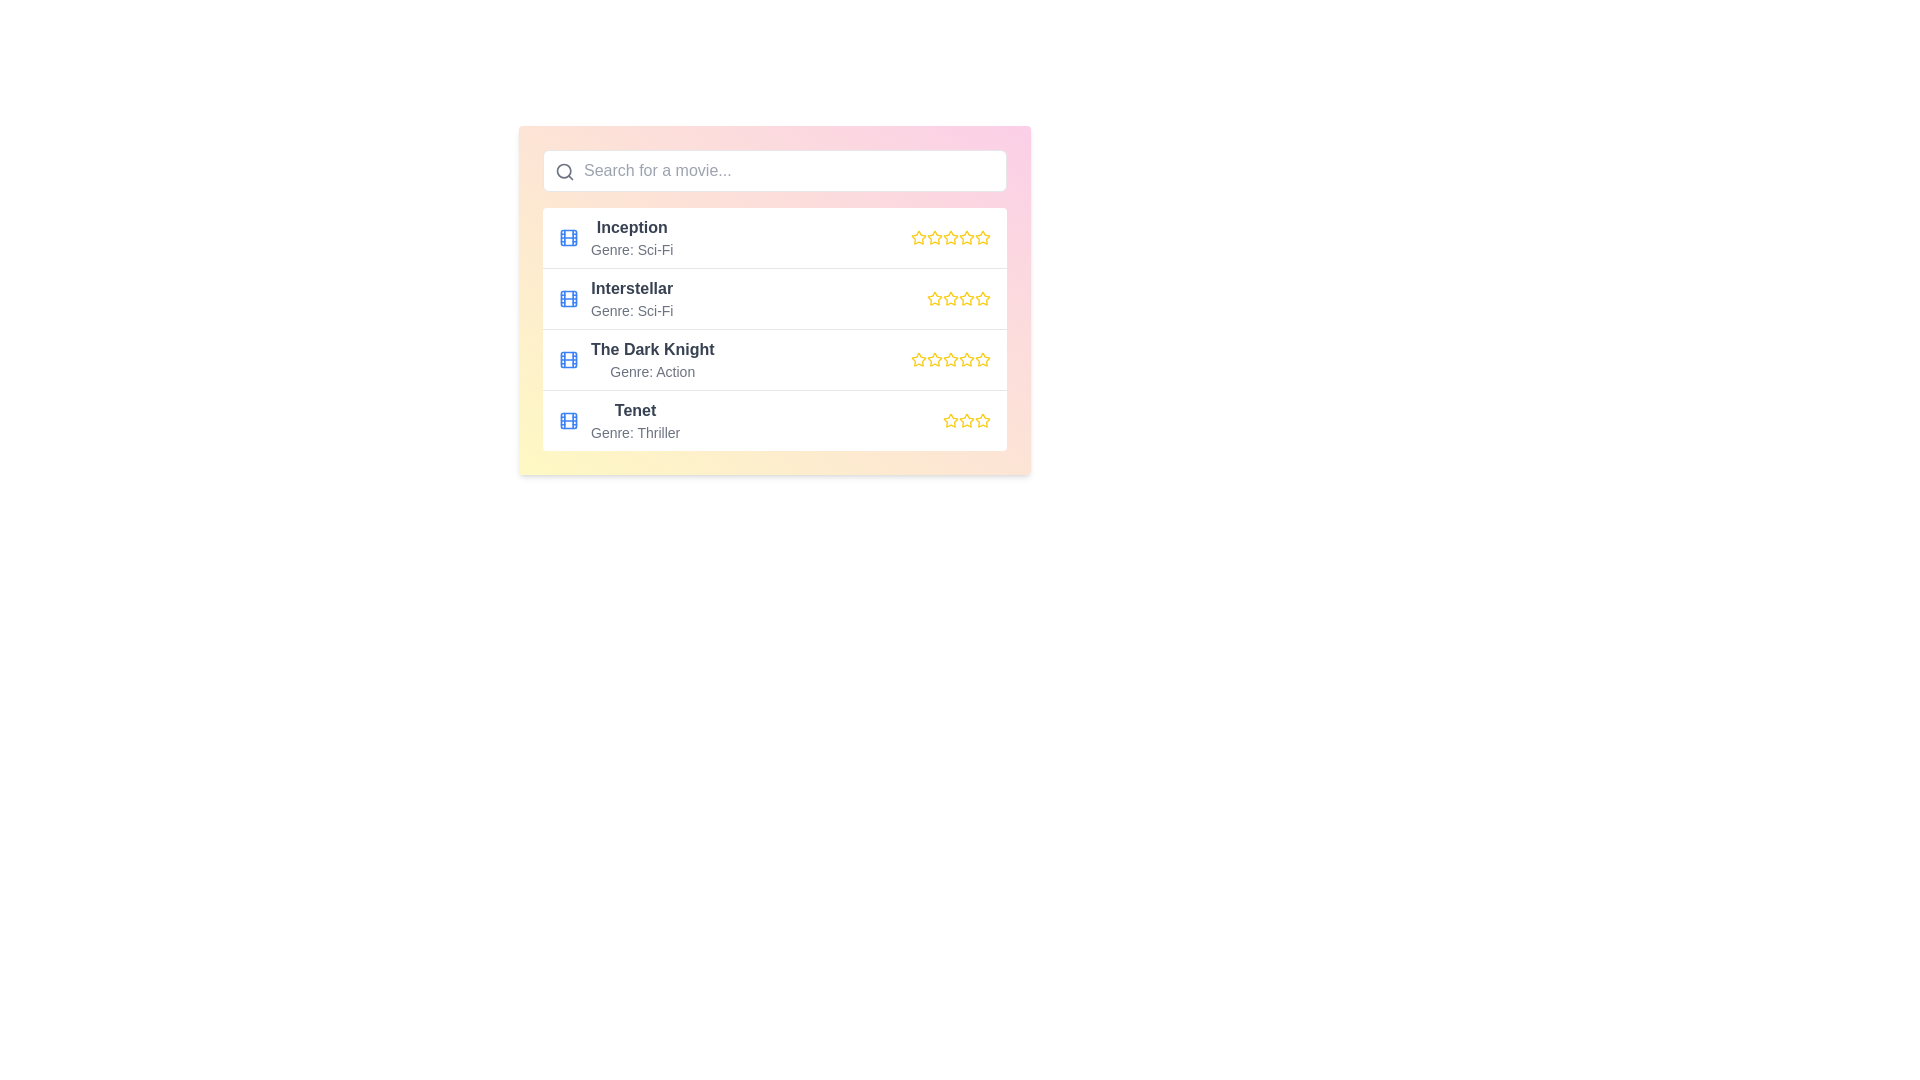  Describe the element at coordinates (917, 237) in the screenshot. I see `the yellow star-shaped icon representing the first rating star for the movie 'Inception'` at that location.